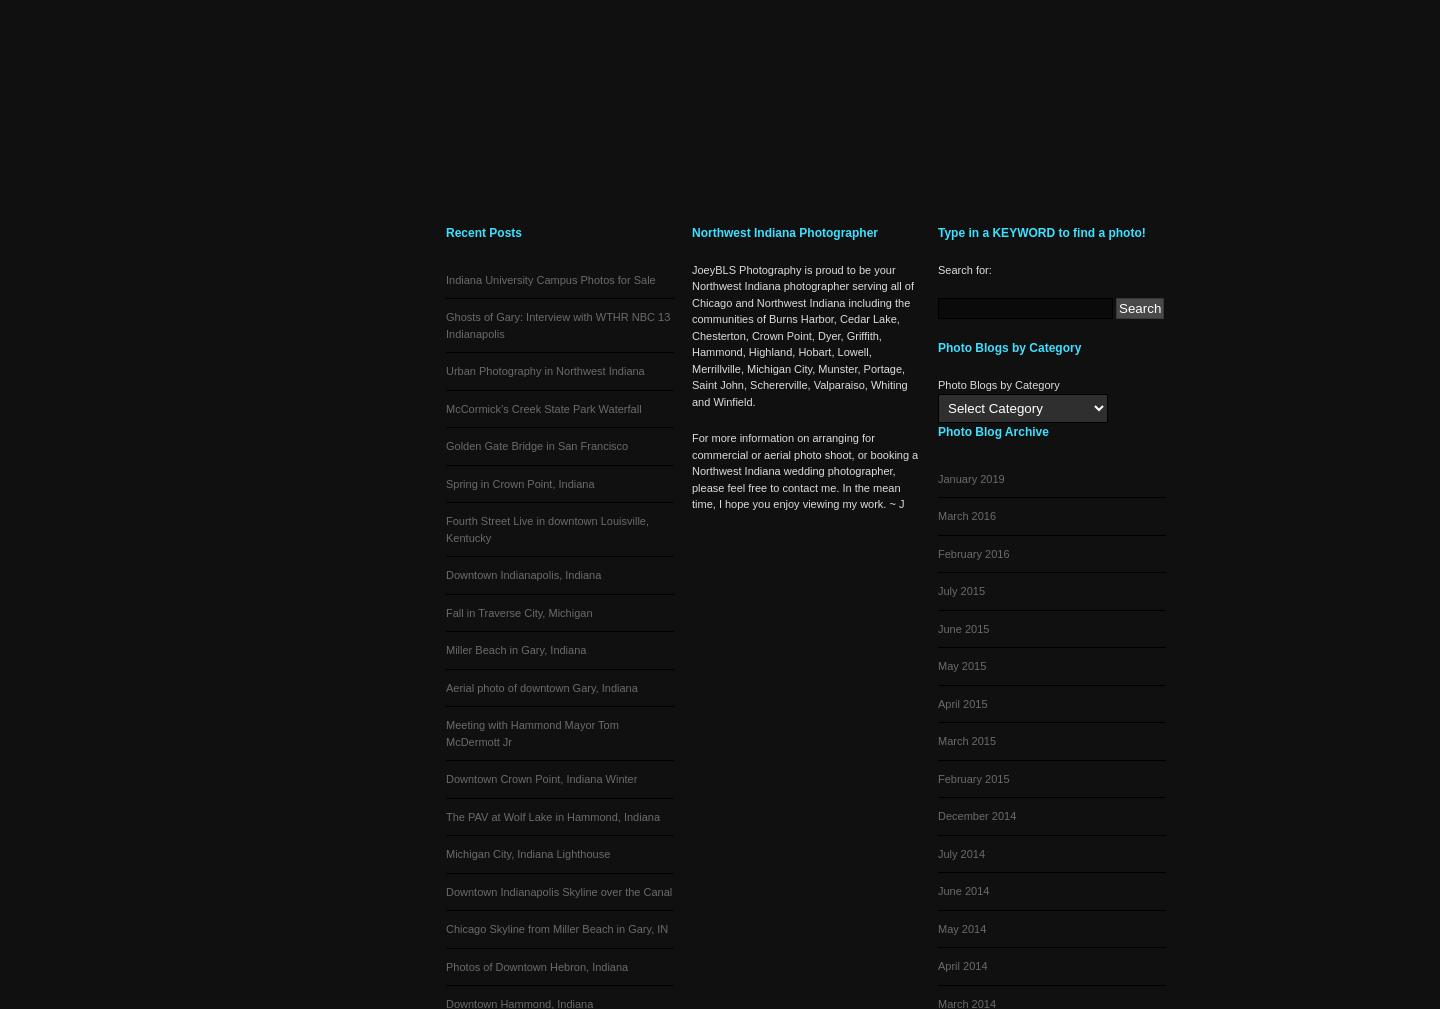  I want to click on 'Michigan City, Indiana Lighthouse', so click(527, 854).